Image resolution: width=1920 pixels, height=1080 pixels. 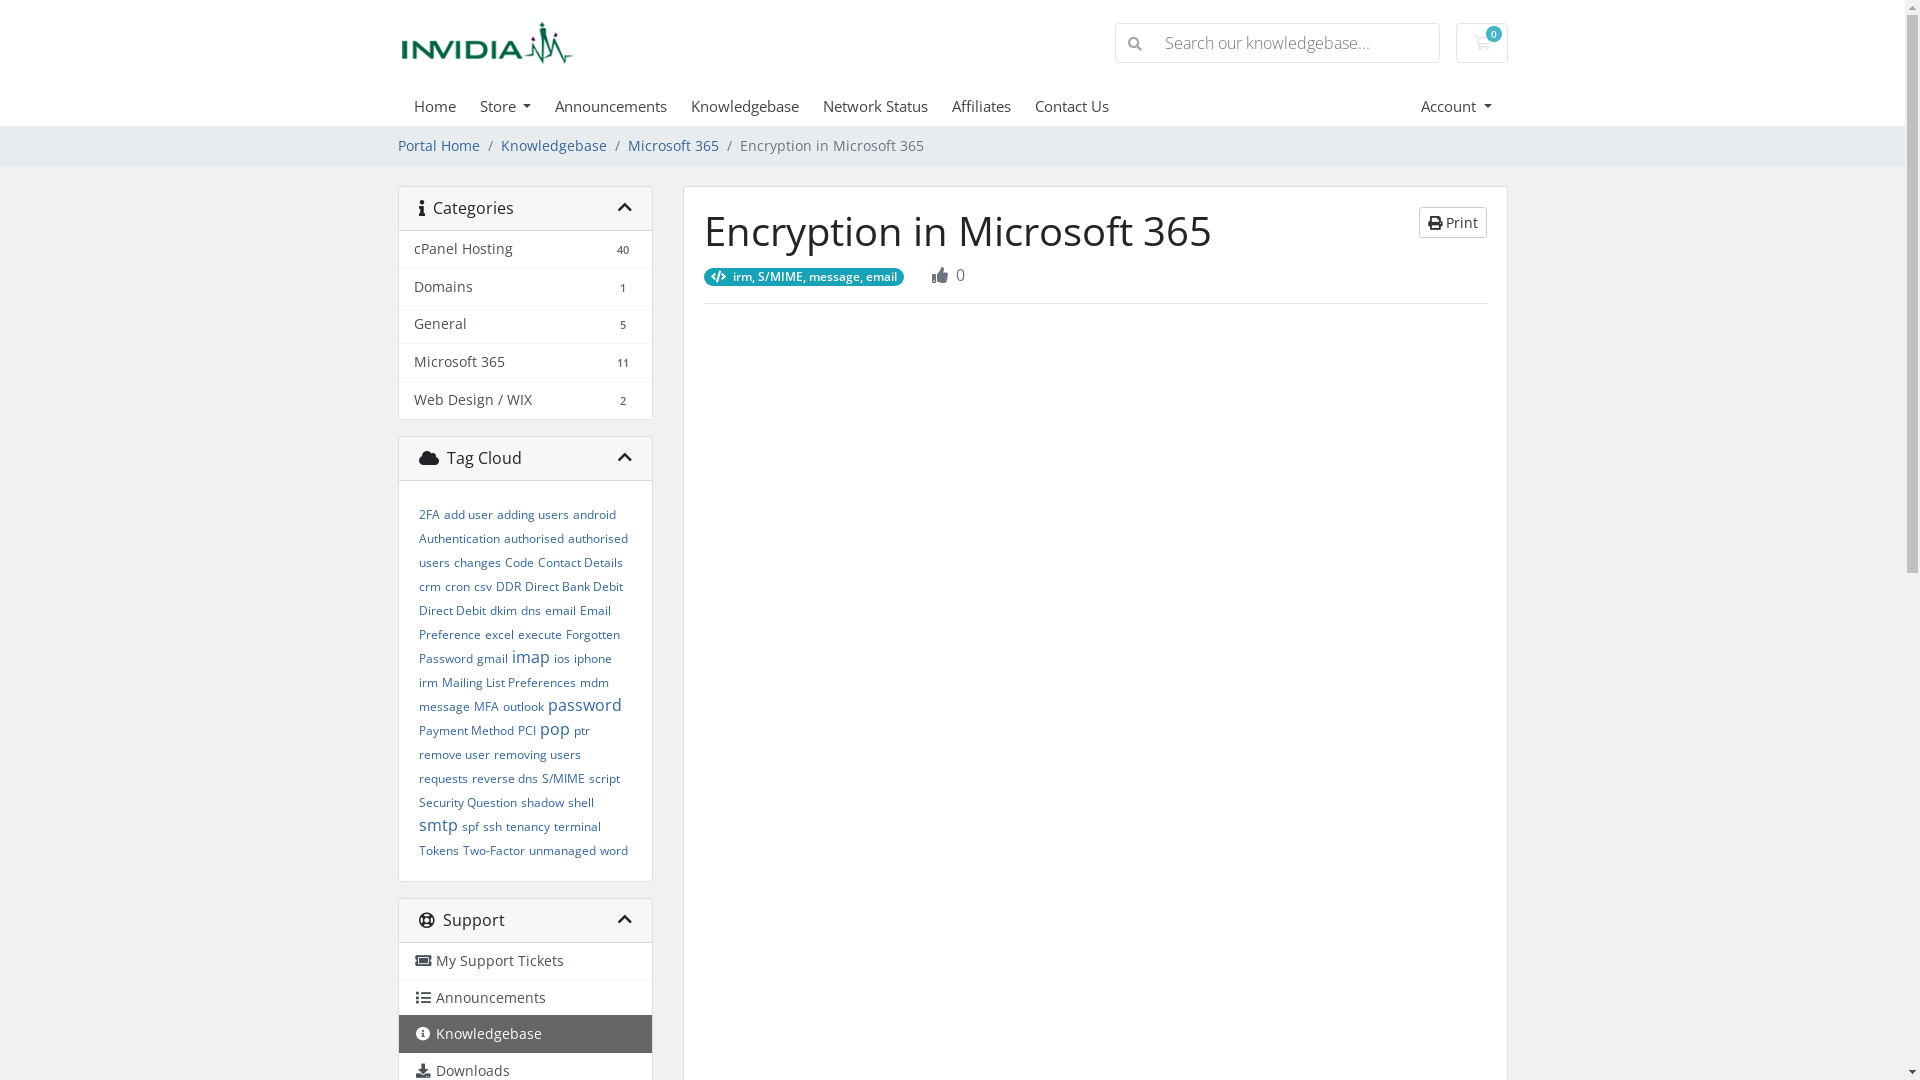 What do you see at coordinates (474, 658) in the screenshot?
I see `'gmail'` at bounding box center [474, 658].